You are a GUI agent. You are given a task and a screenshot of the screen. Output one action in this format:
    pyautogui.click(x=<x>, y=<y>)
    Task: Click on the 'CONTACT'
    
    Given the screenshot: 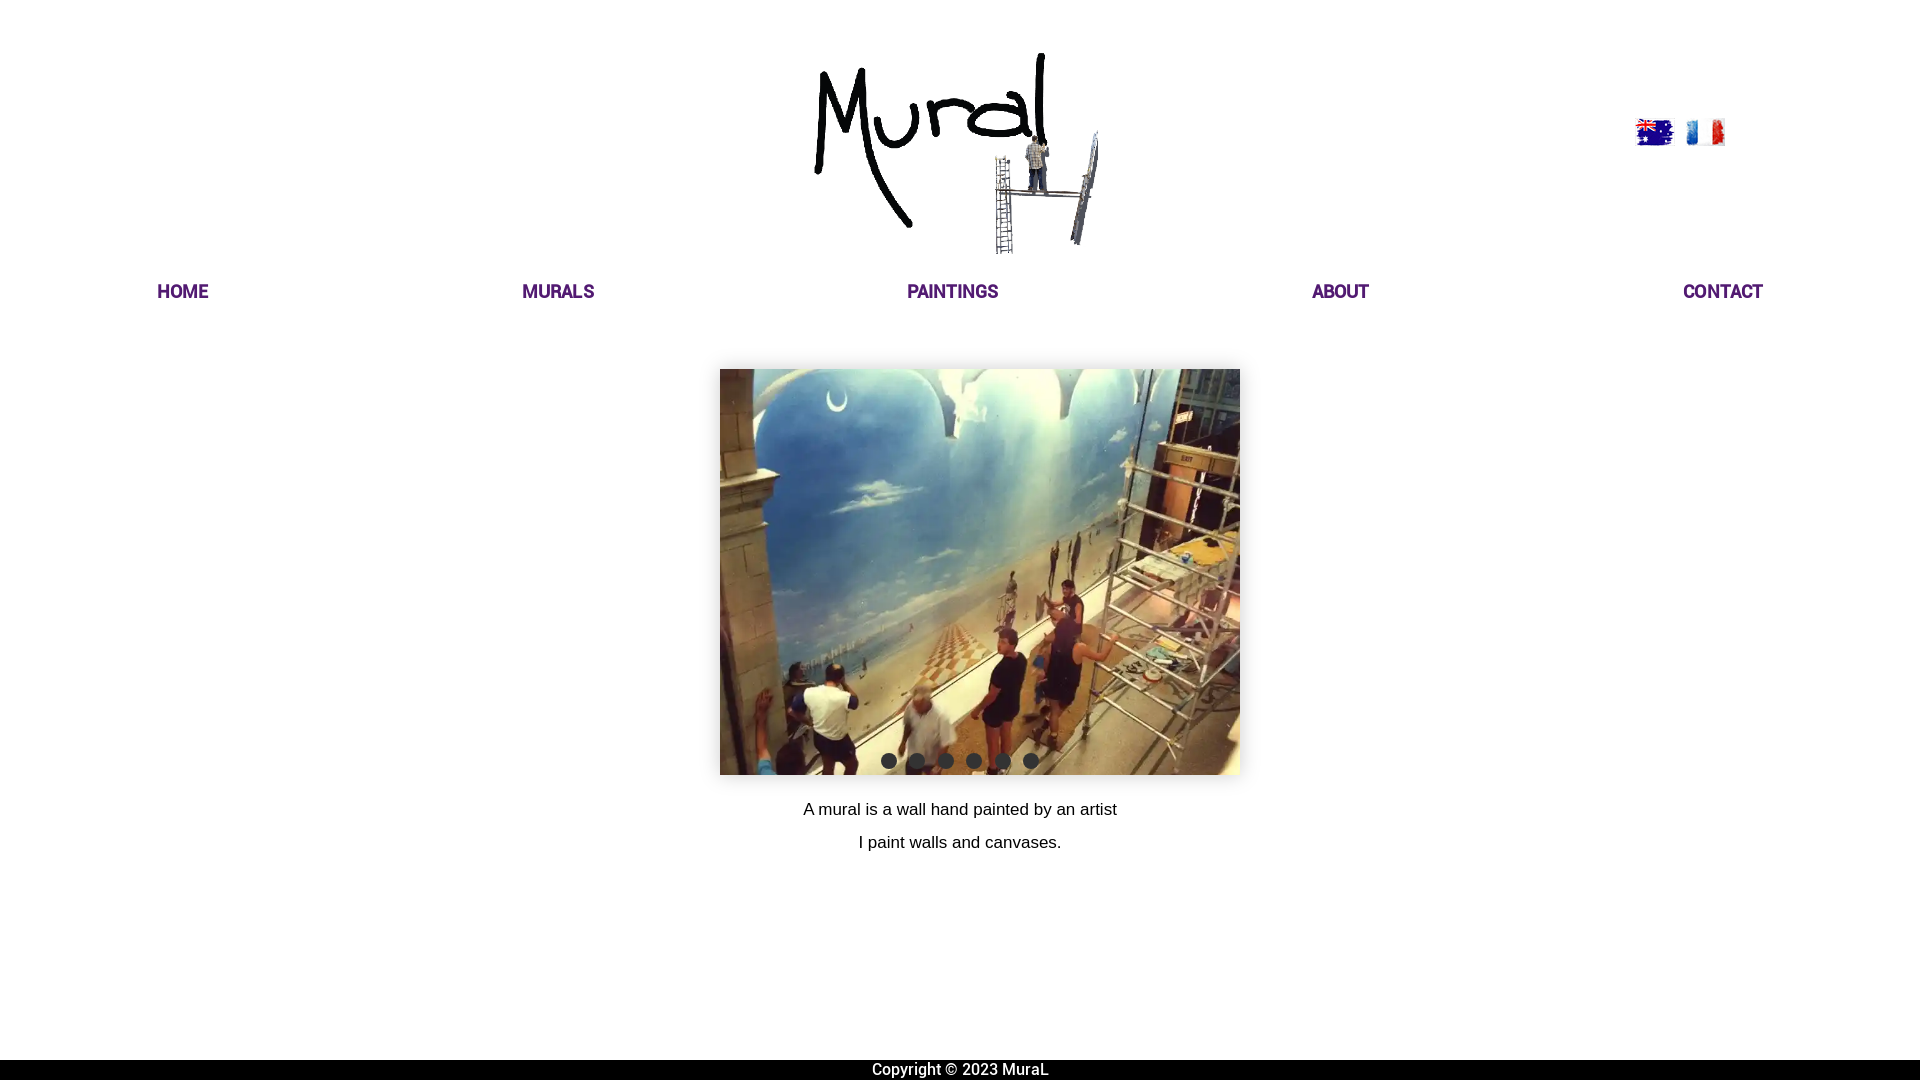 What is the action you would take?
    pyautogui.click(x=1722, y=291)
    